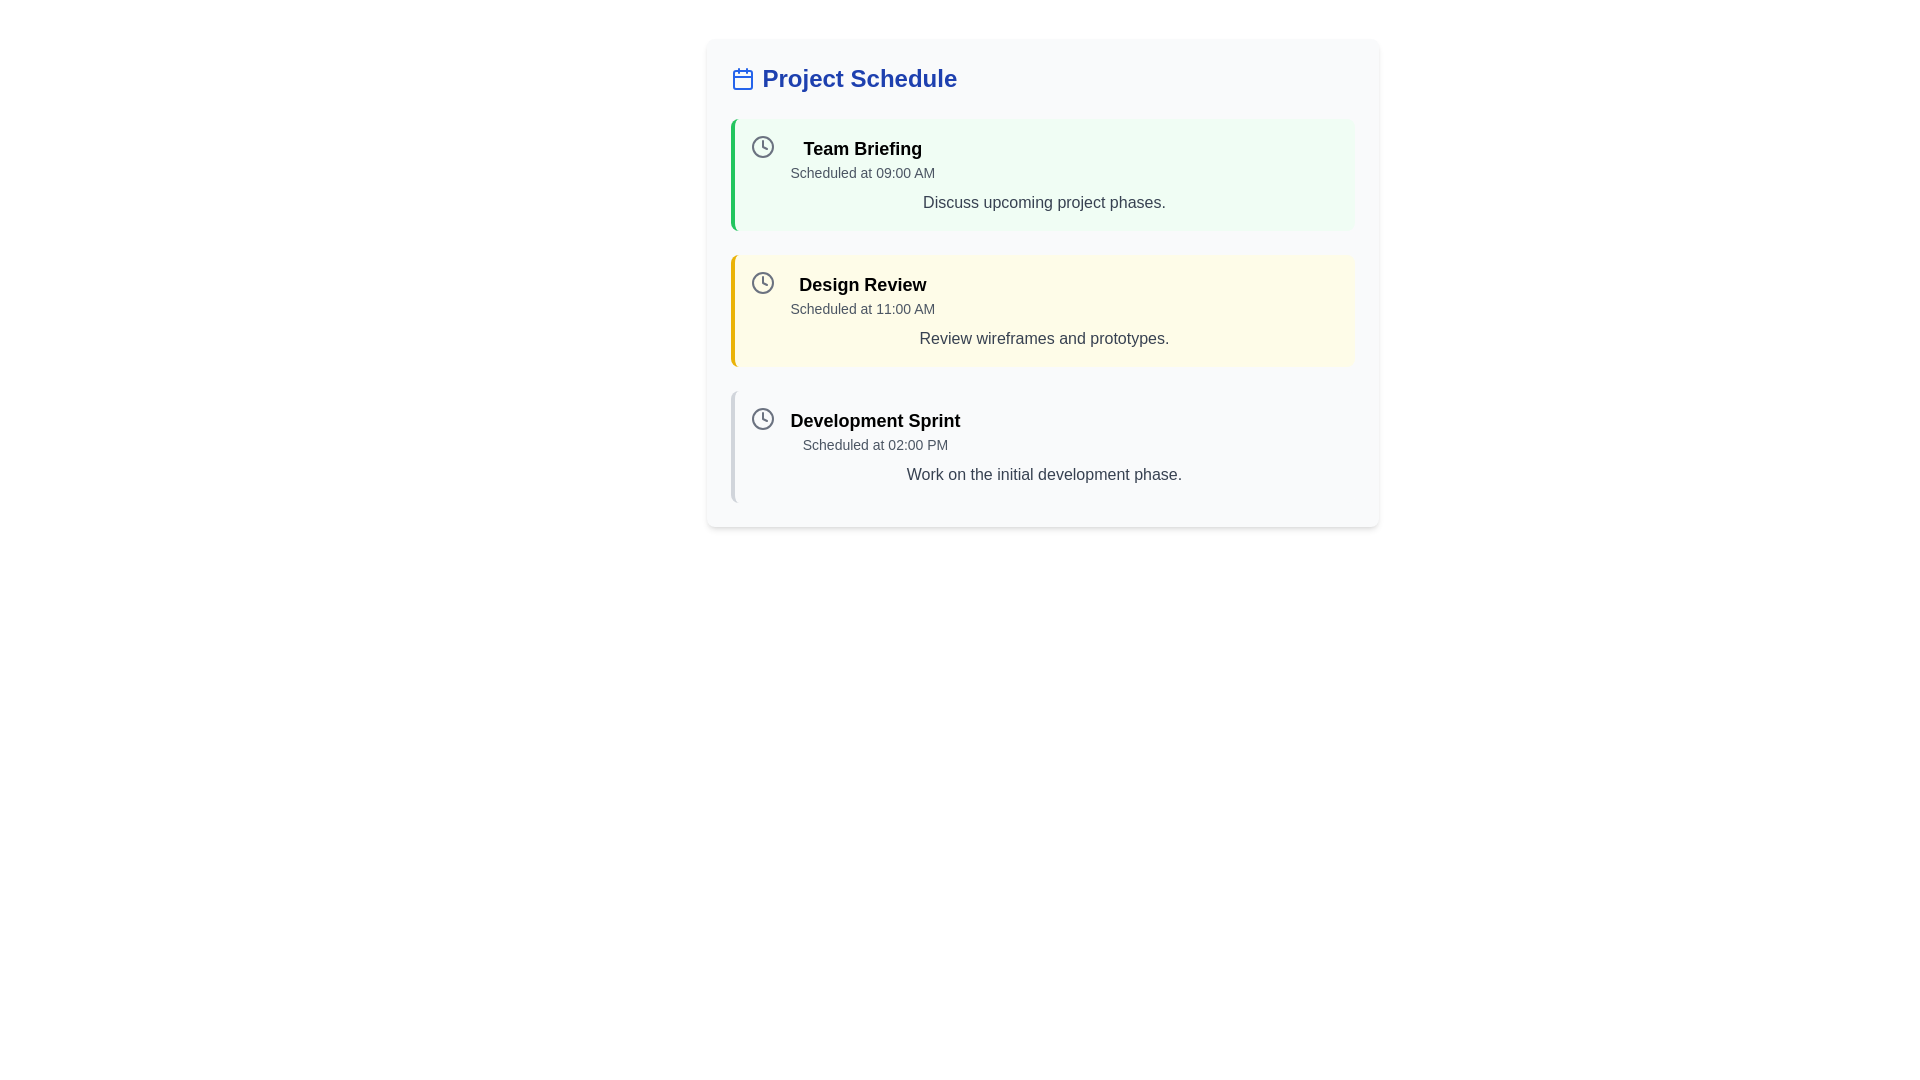 The image size is (1920, 1080). What do you see at coordinates (1041, 282) in the screenshot?
I see `the Information card for the Design Review event scheduled at 11:00 AM, which is the second event in the Project Schedule section, positioned between the Team Briefing and Development Sprint sections` at bounding box center [1041, 282].